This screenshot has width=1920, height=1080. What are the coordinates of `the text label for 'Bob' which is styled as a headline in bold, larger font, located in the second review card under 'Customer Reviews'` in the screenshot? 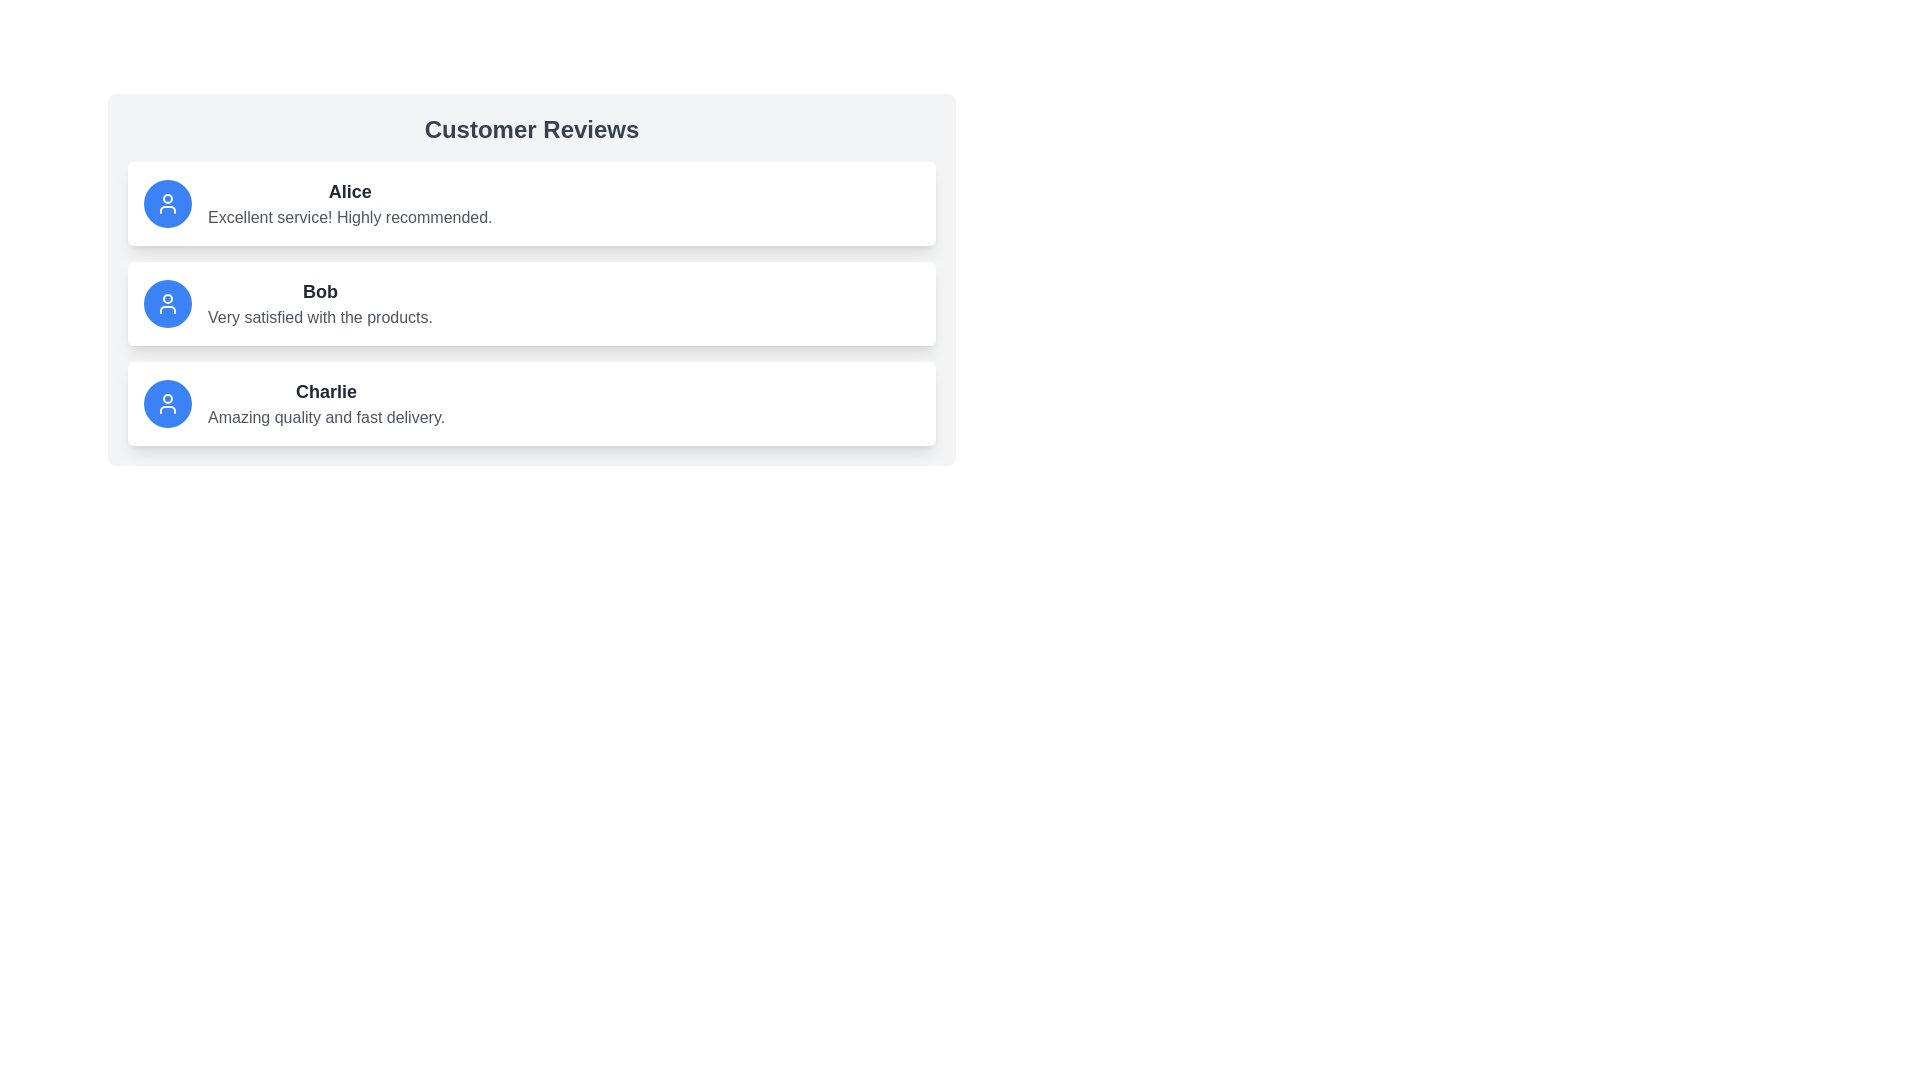 It's located at (320, 292).